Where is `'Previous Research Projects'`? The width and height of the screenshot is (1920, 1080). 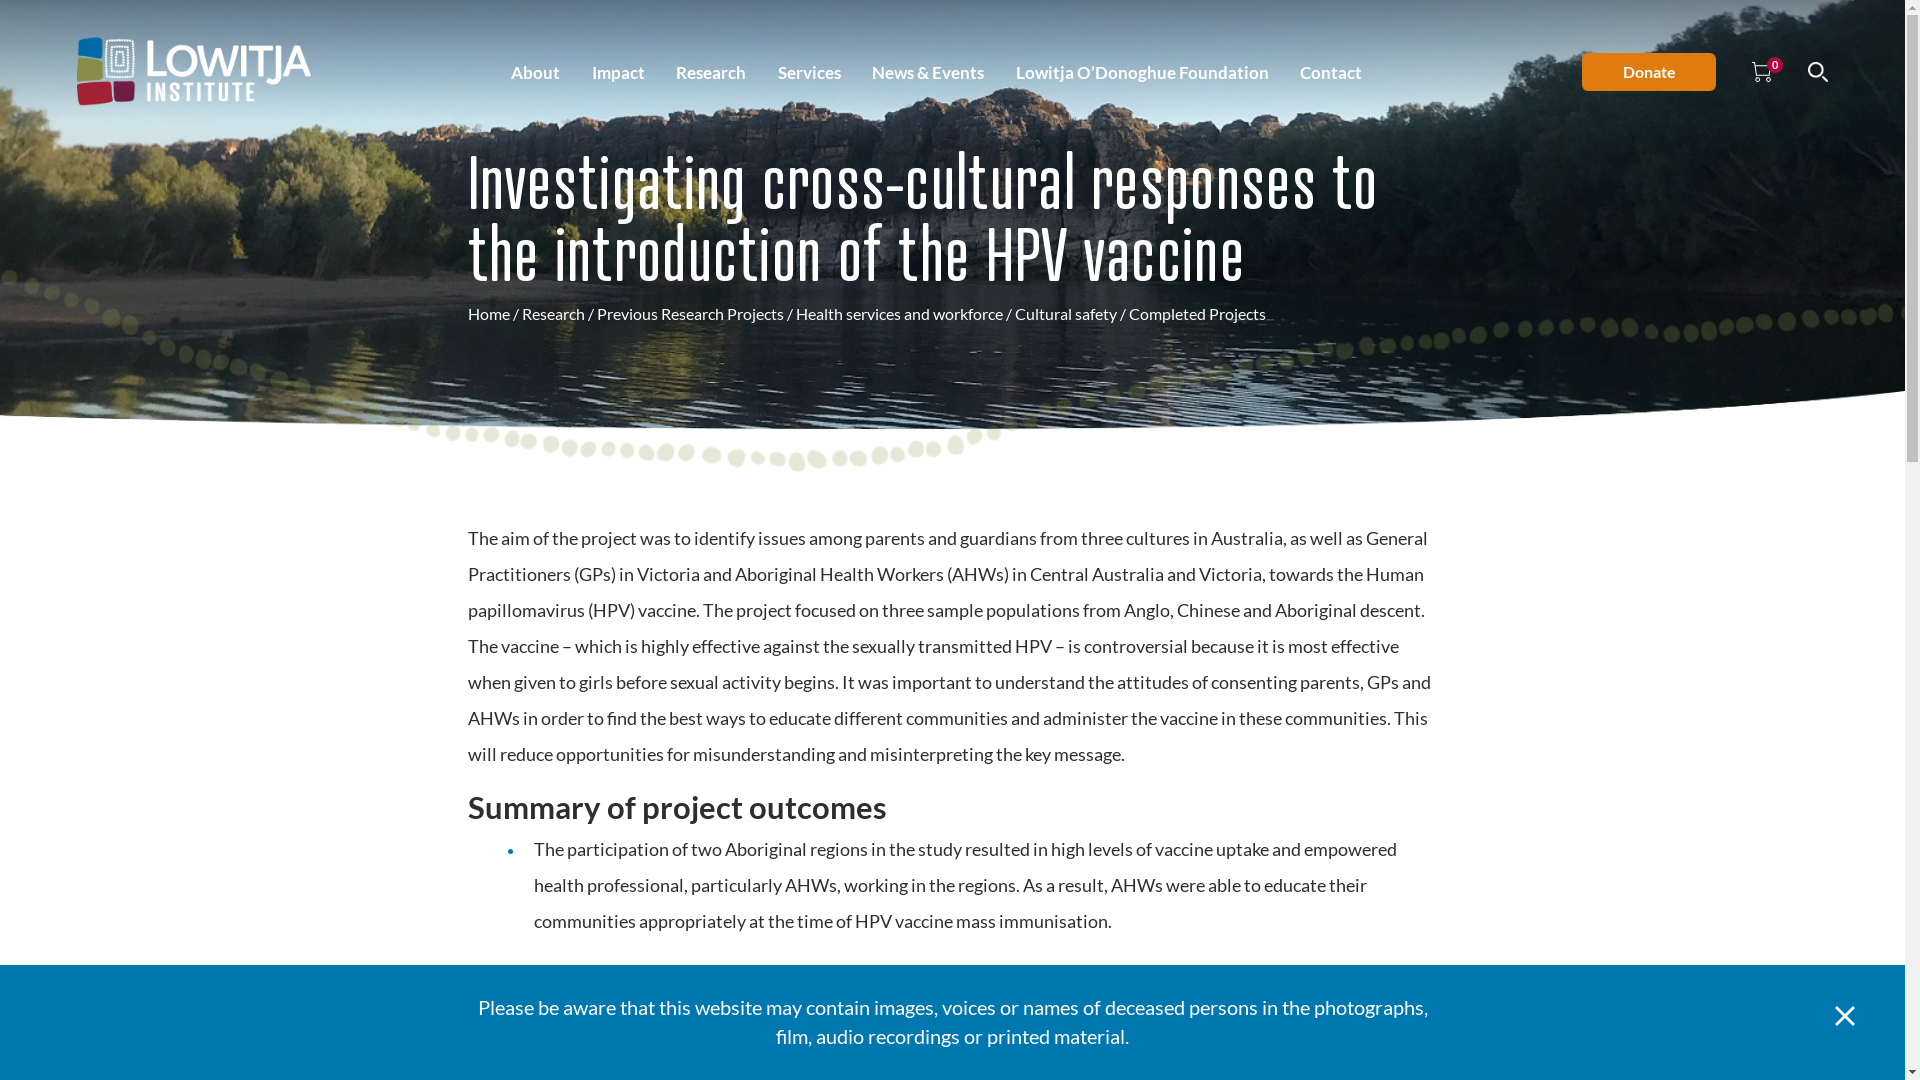
'Previous Research Projects' is located at coordinates (594, 313).